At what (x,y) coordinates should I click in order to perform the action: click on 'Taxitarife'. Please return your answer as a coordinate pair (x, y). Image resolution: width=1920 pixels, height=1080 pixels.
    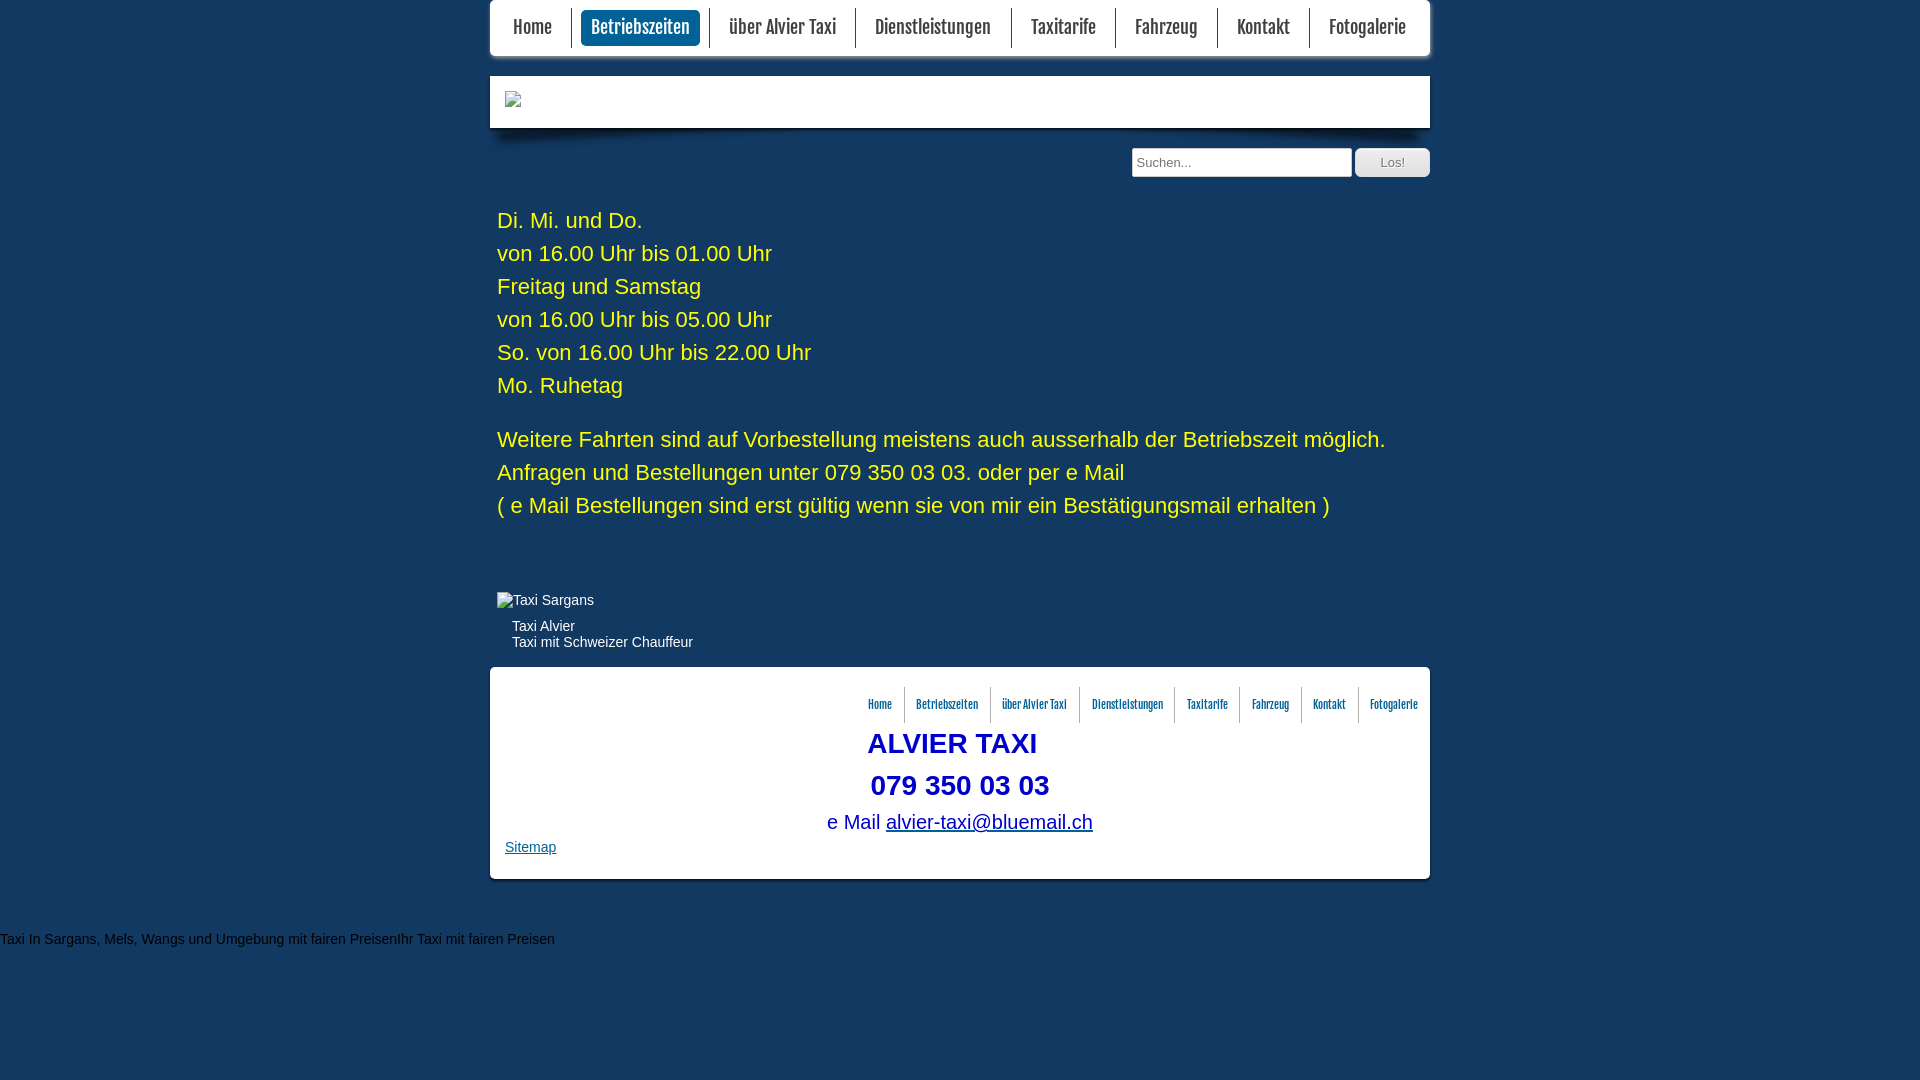
    Looking at the image, I should click on (1062, 27).